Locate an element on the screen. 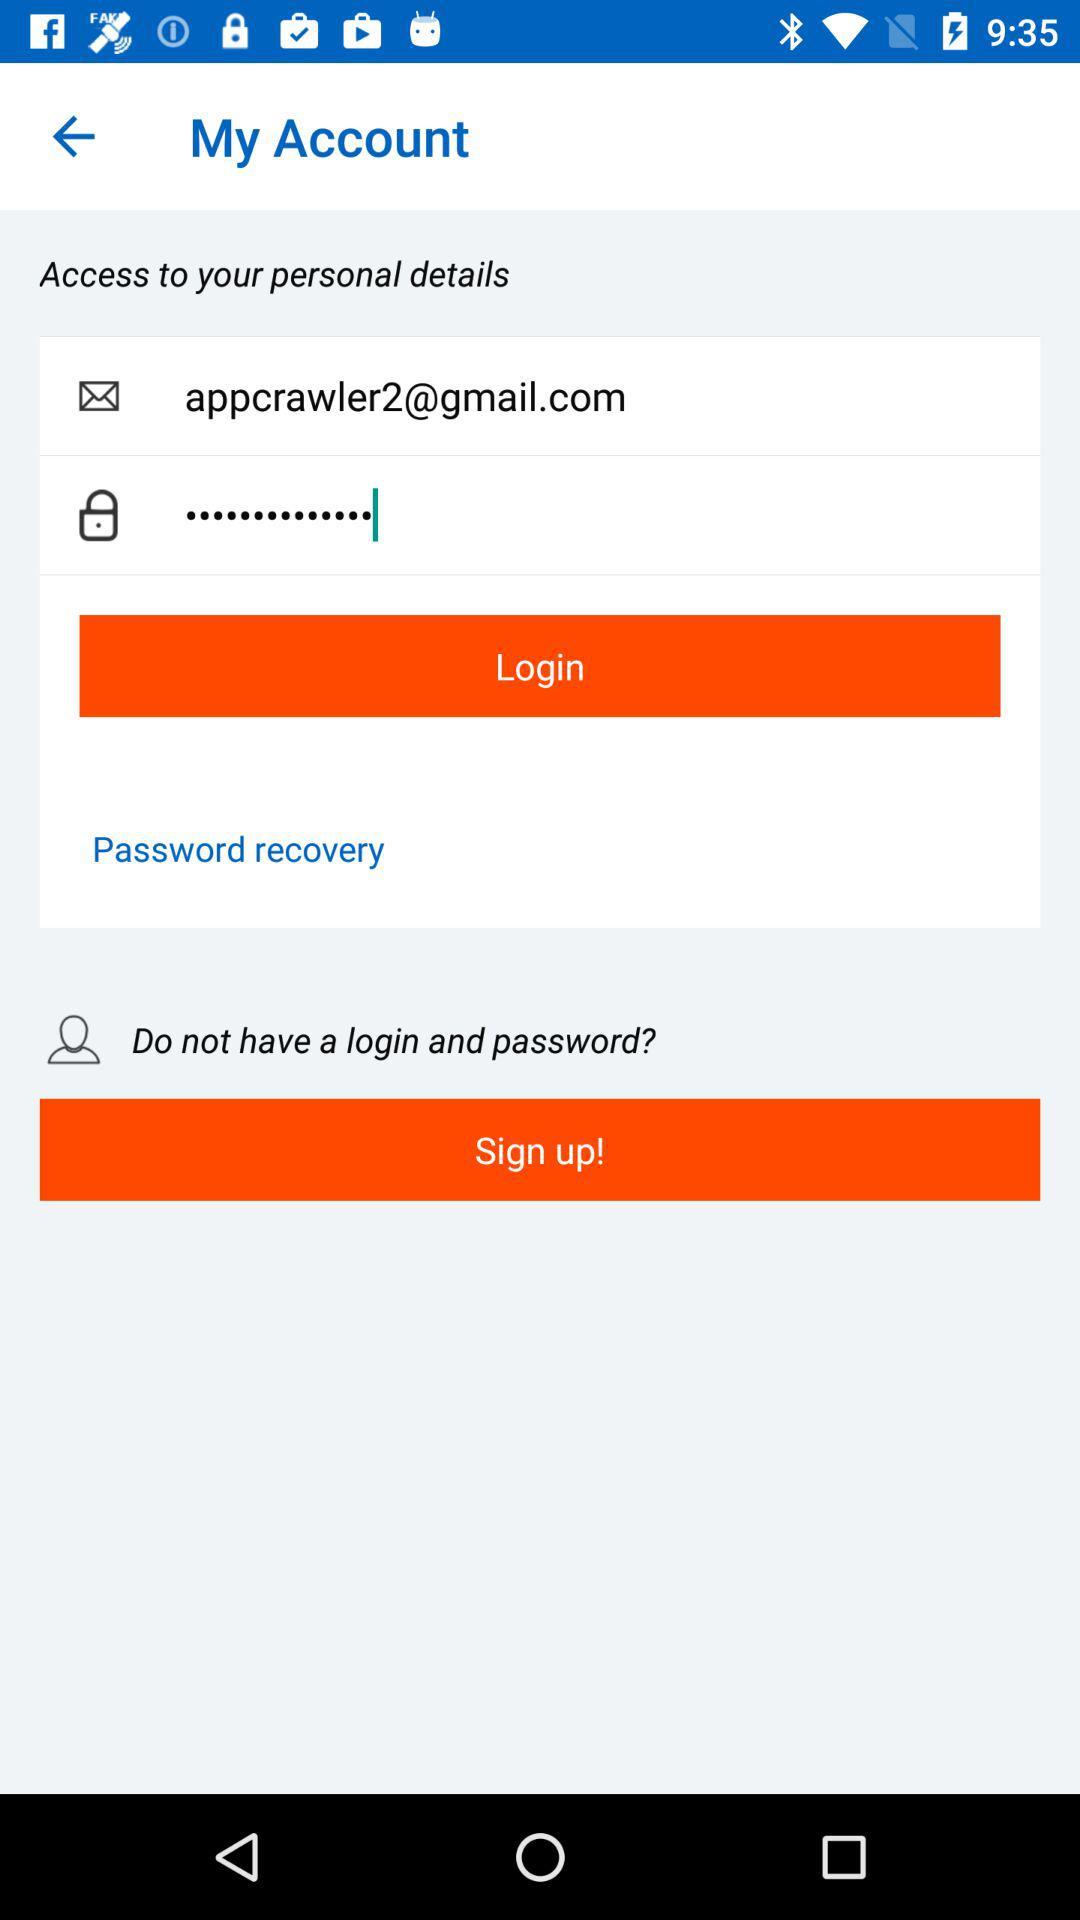 This screenshot has width=1080, height=1920. item below appcrawler2@gmail.com item is located at coordinates (611, 515).